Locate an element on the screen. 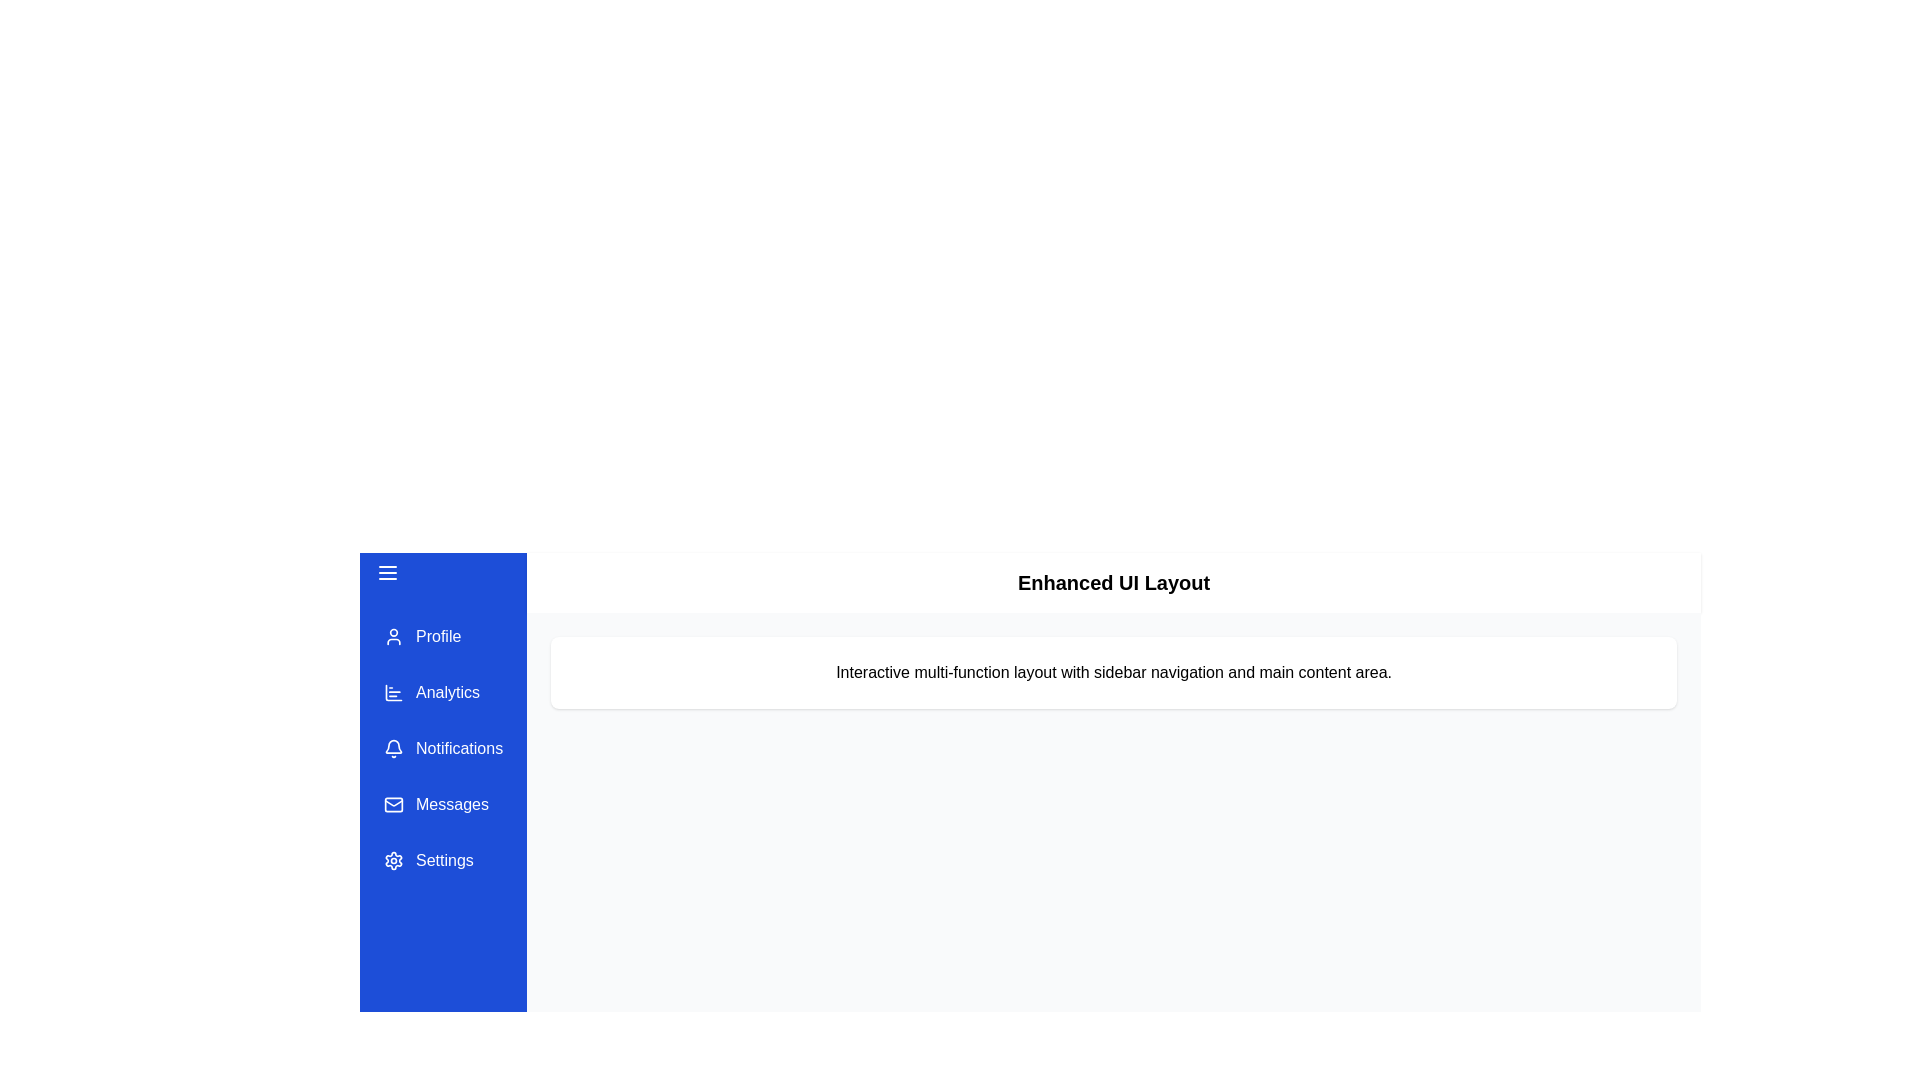 The width and height of the screenshot is (1920, 1080). the title Text block located at the top of the content area, which provides a description of the layout or main theme of the UI is located at coordinates (1112, 582).